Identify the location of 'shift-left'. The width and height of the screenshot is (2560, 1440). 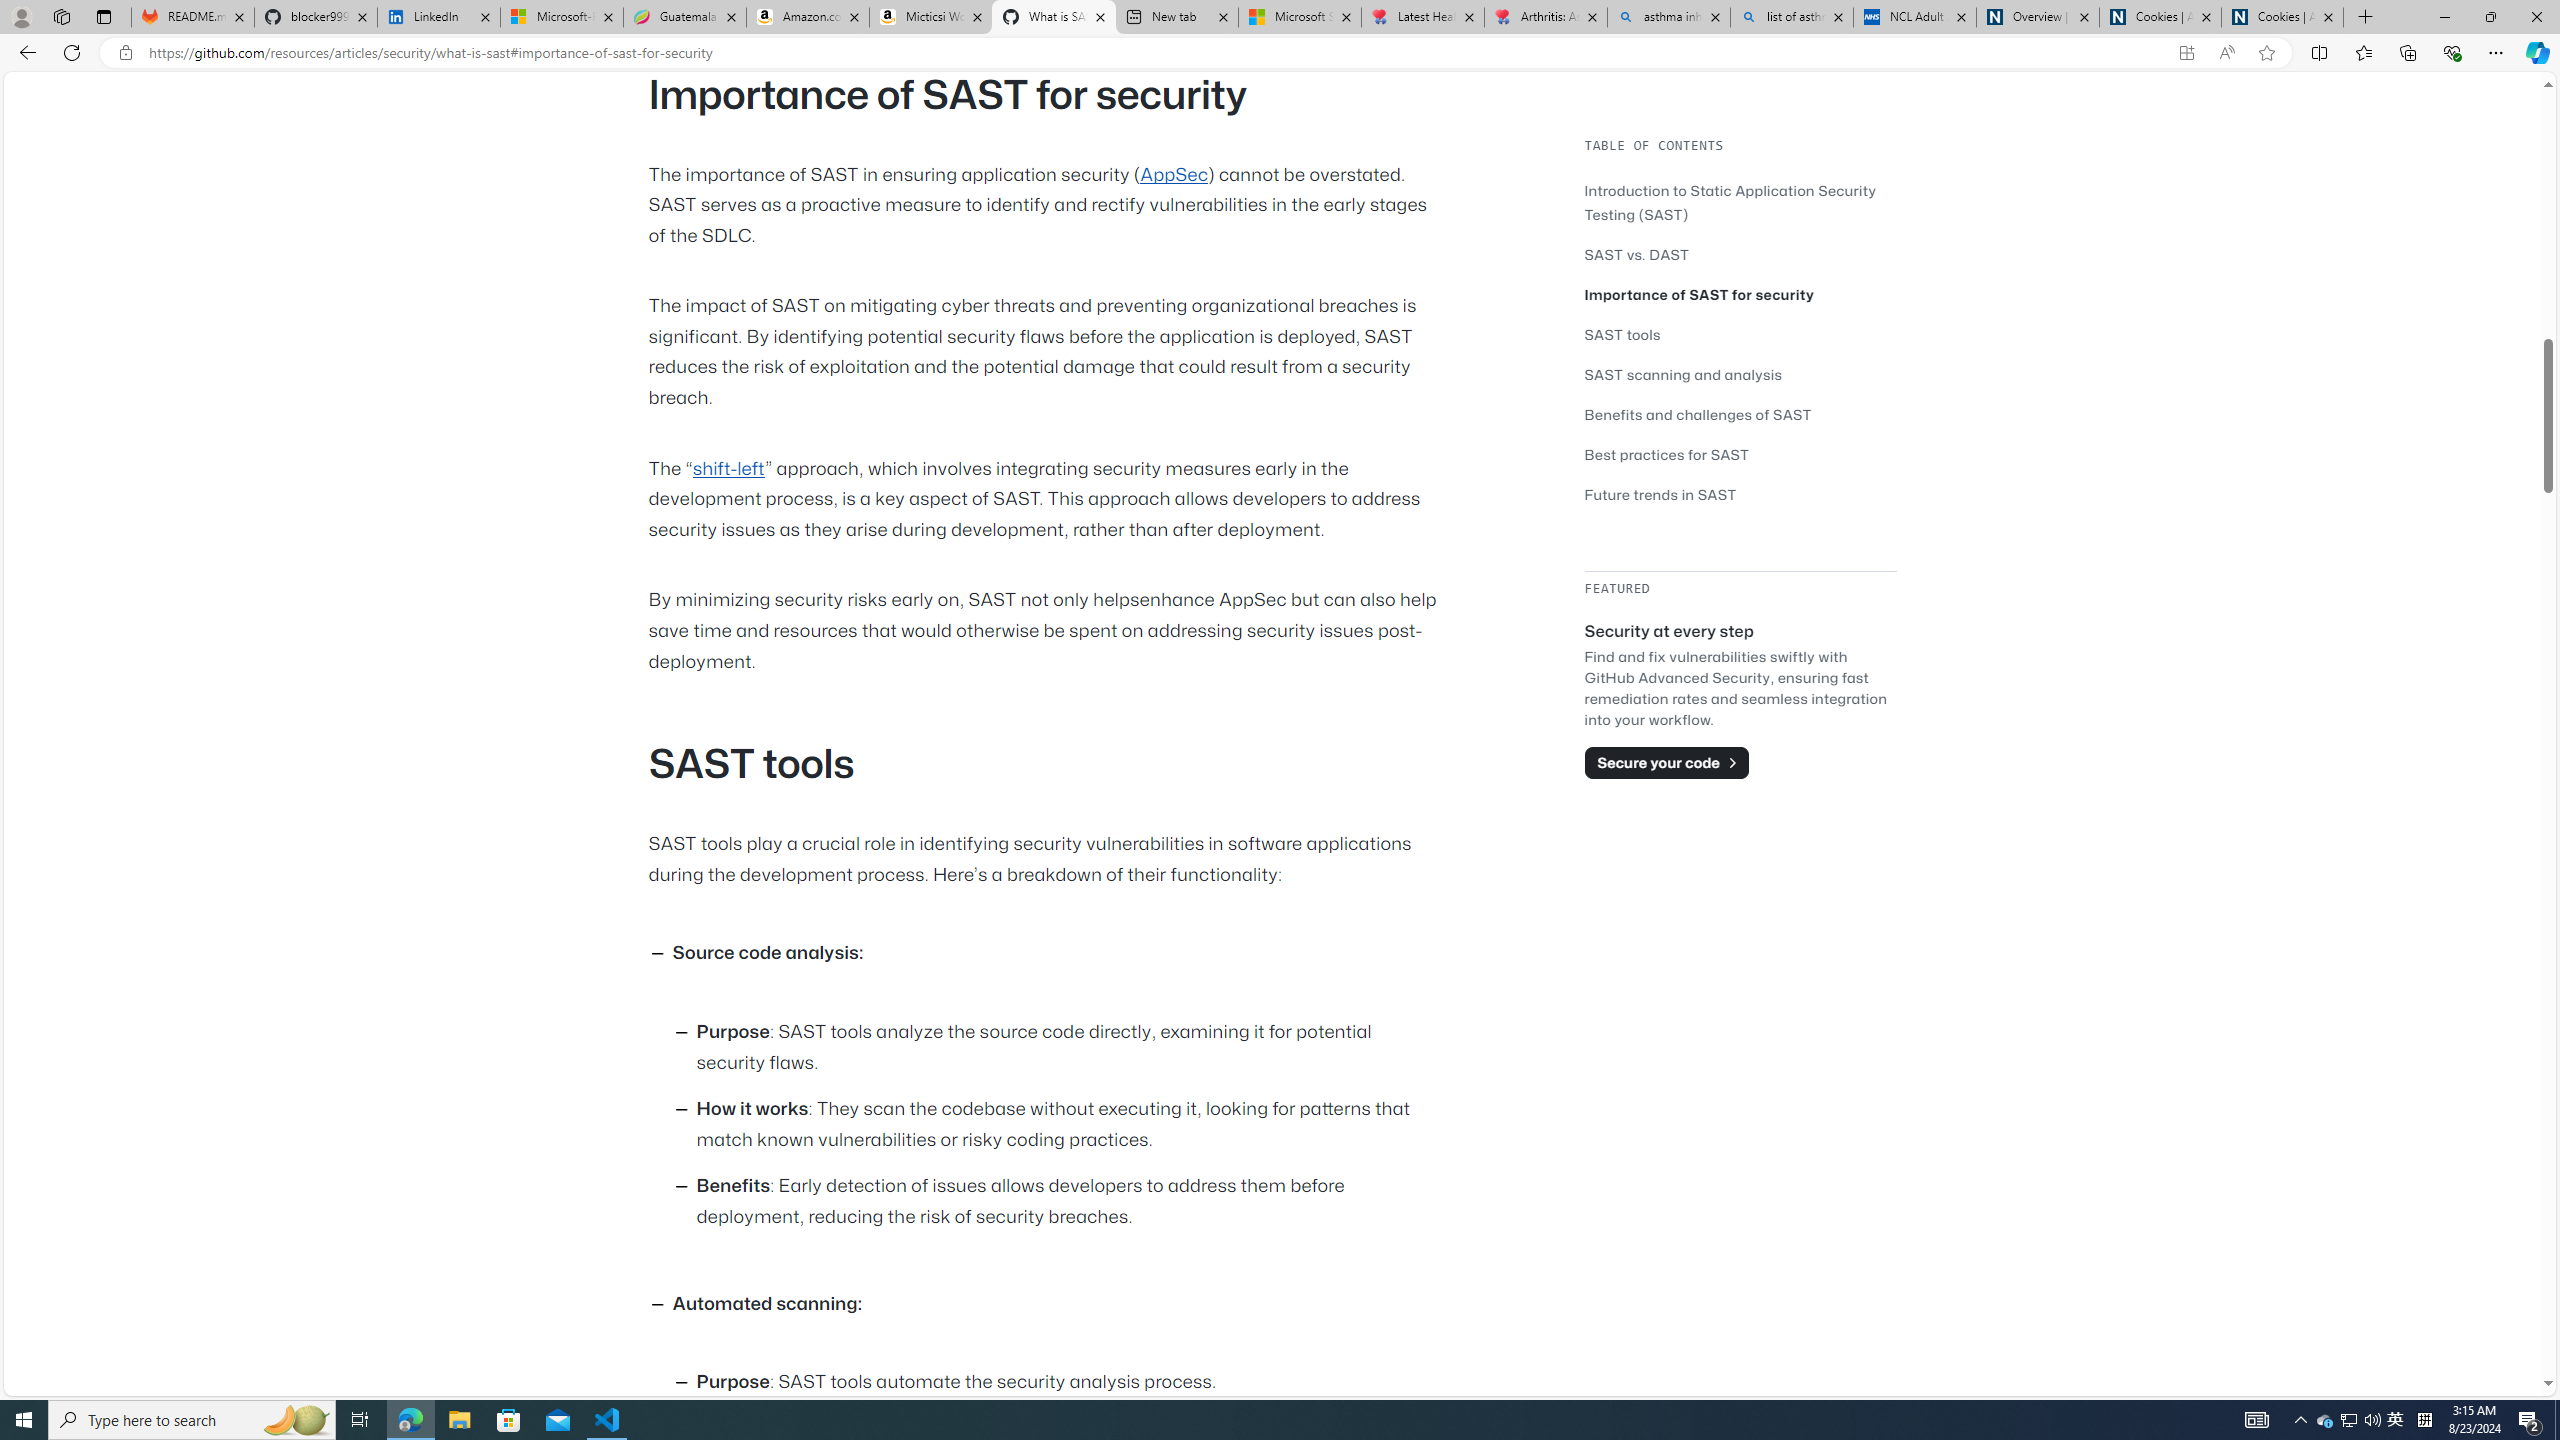
(727, 467).